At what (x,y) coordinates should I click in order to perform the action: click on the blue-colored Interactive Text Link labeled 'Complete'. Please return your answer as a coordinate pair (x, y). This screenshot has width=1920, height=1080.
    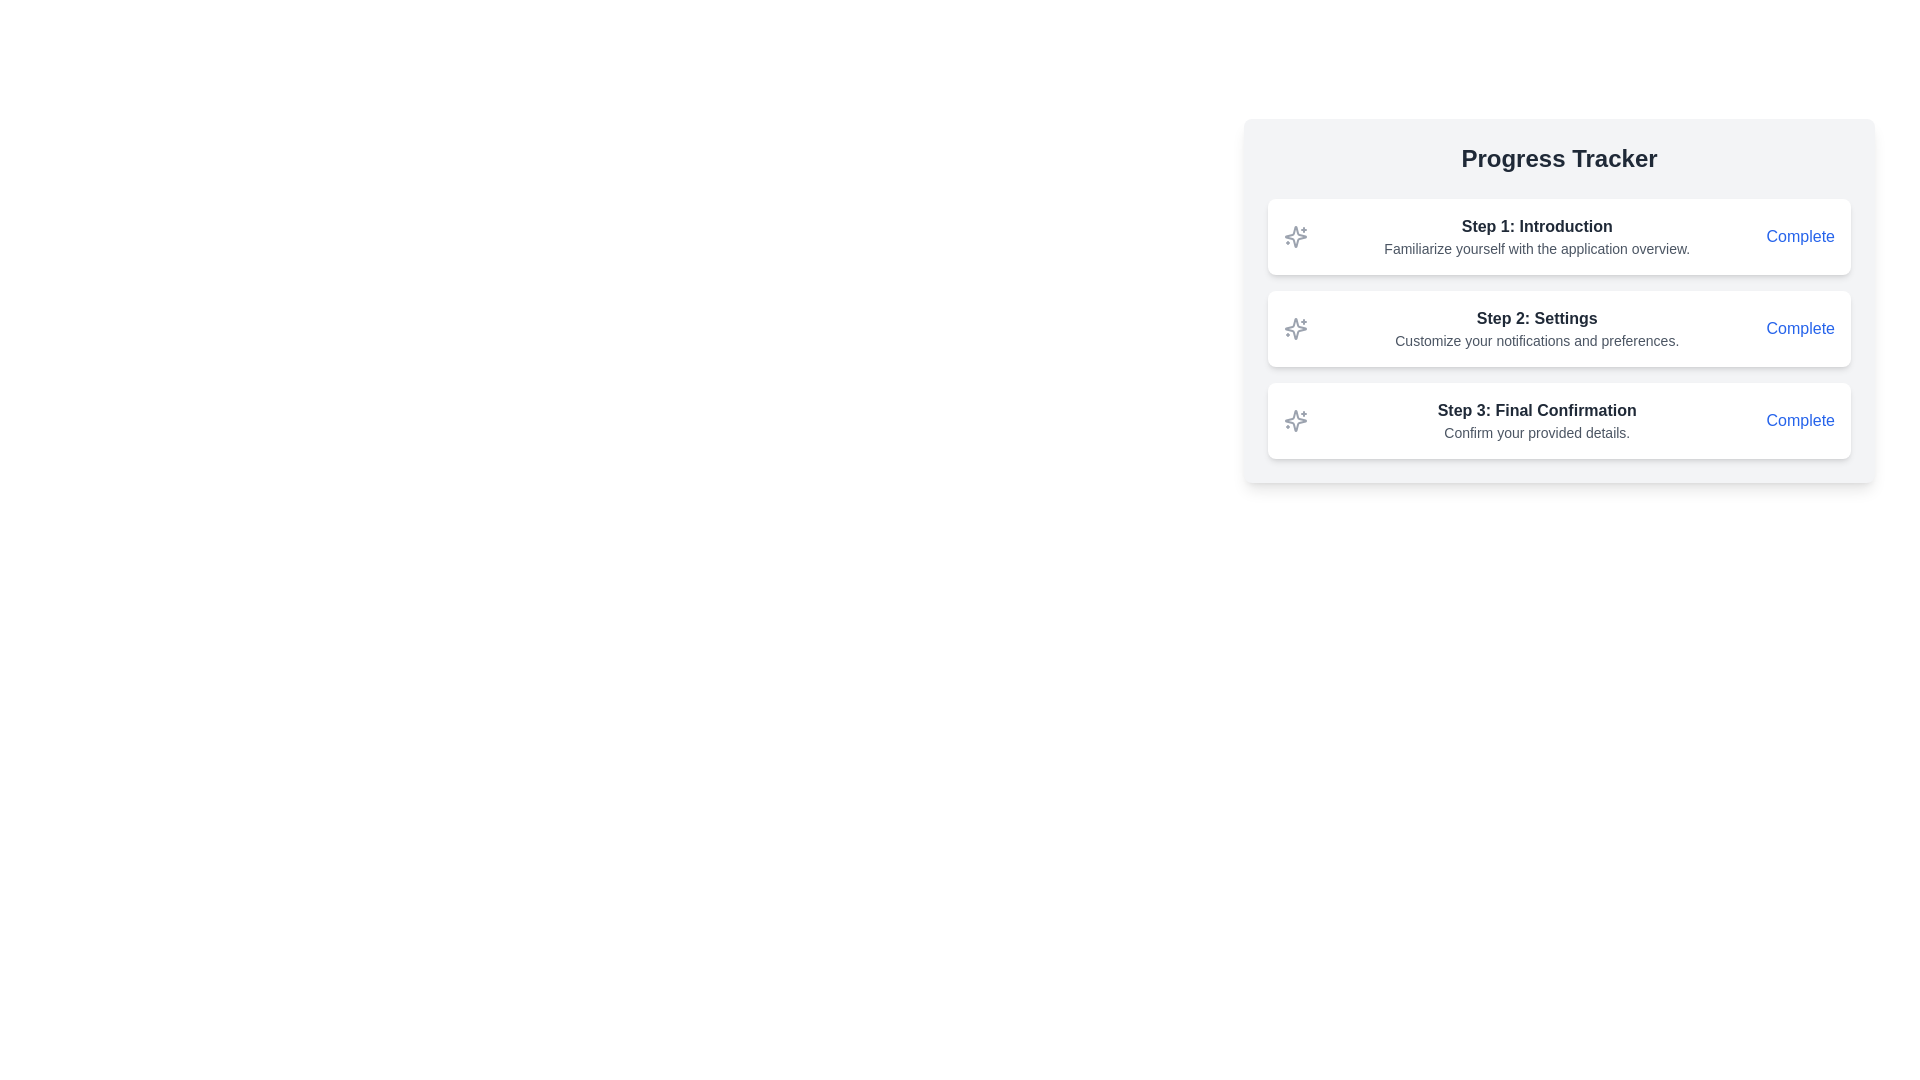
    Looking at the image, I should click on (1800, 235).